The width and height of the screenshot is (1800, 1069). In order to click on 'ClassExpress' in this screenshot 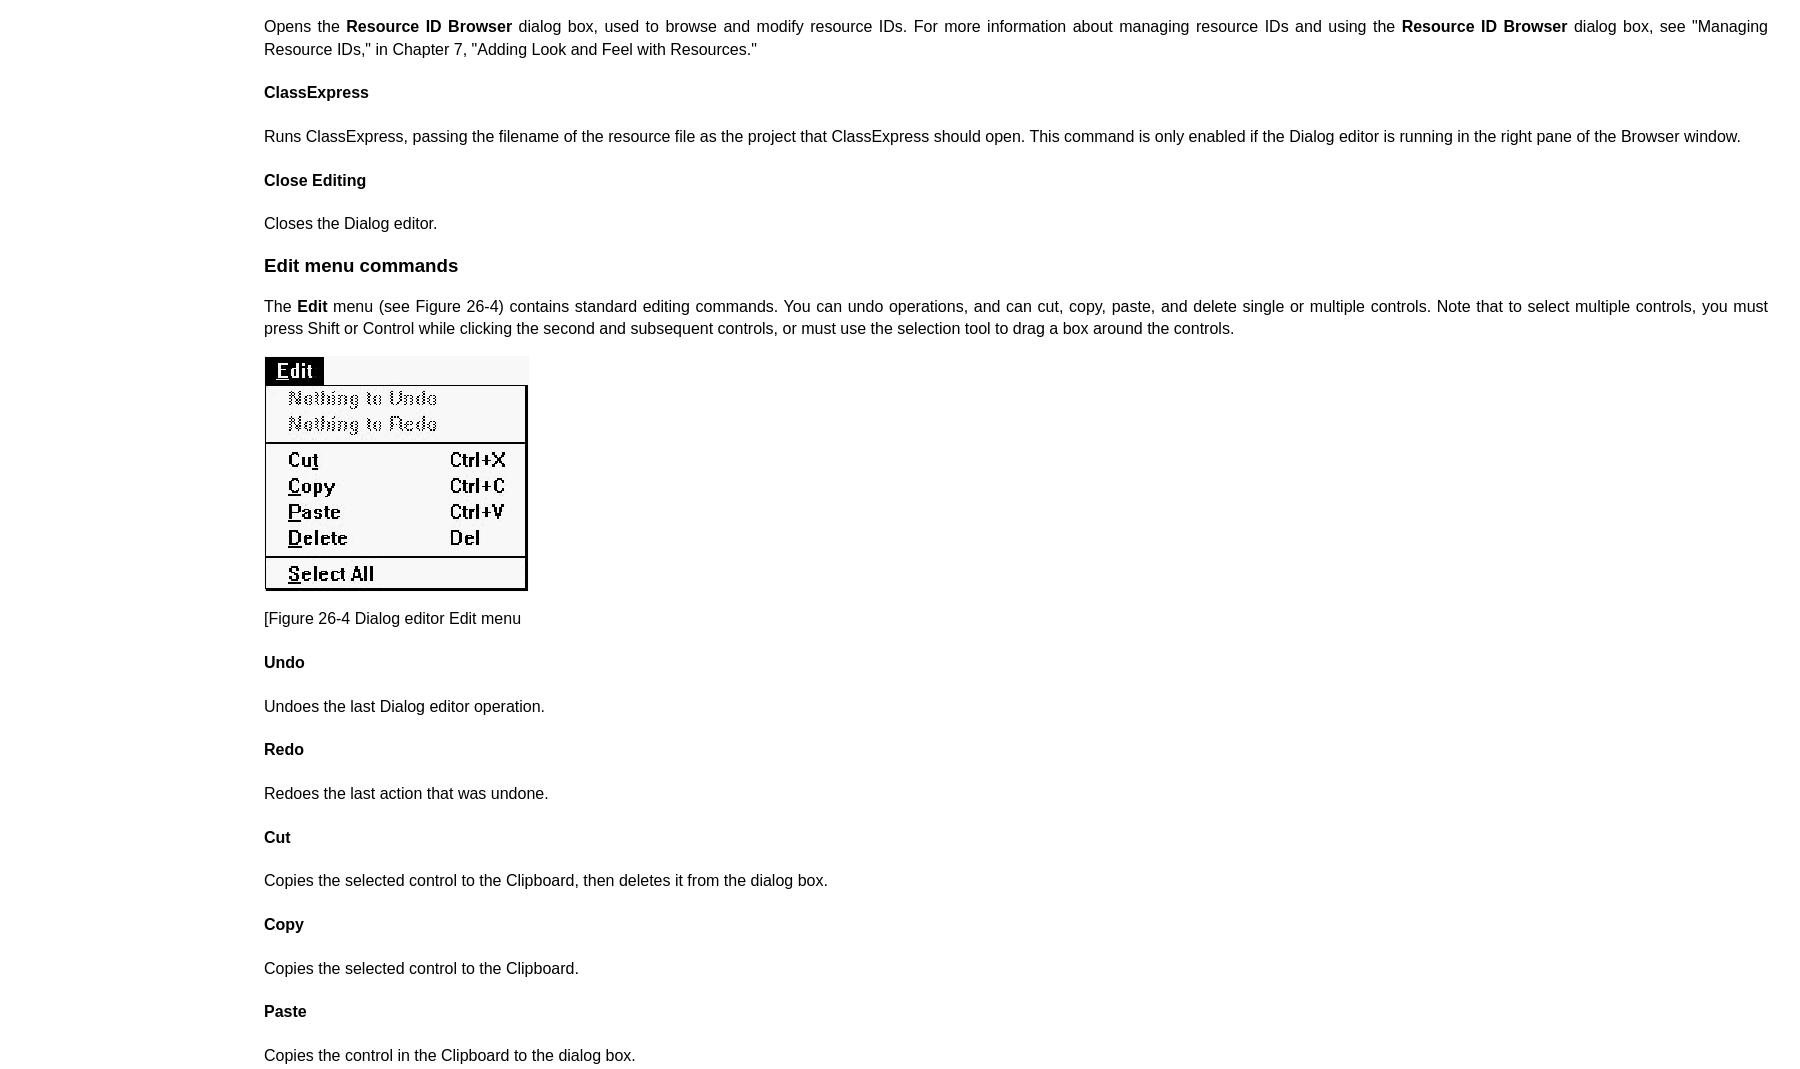, I will do `click(315, 91)`.